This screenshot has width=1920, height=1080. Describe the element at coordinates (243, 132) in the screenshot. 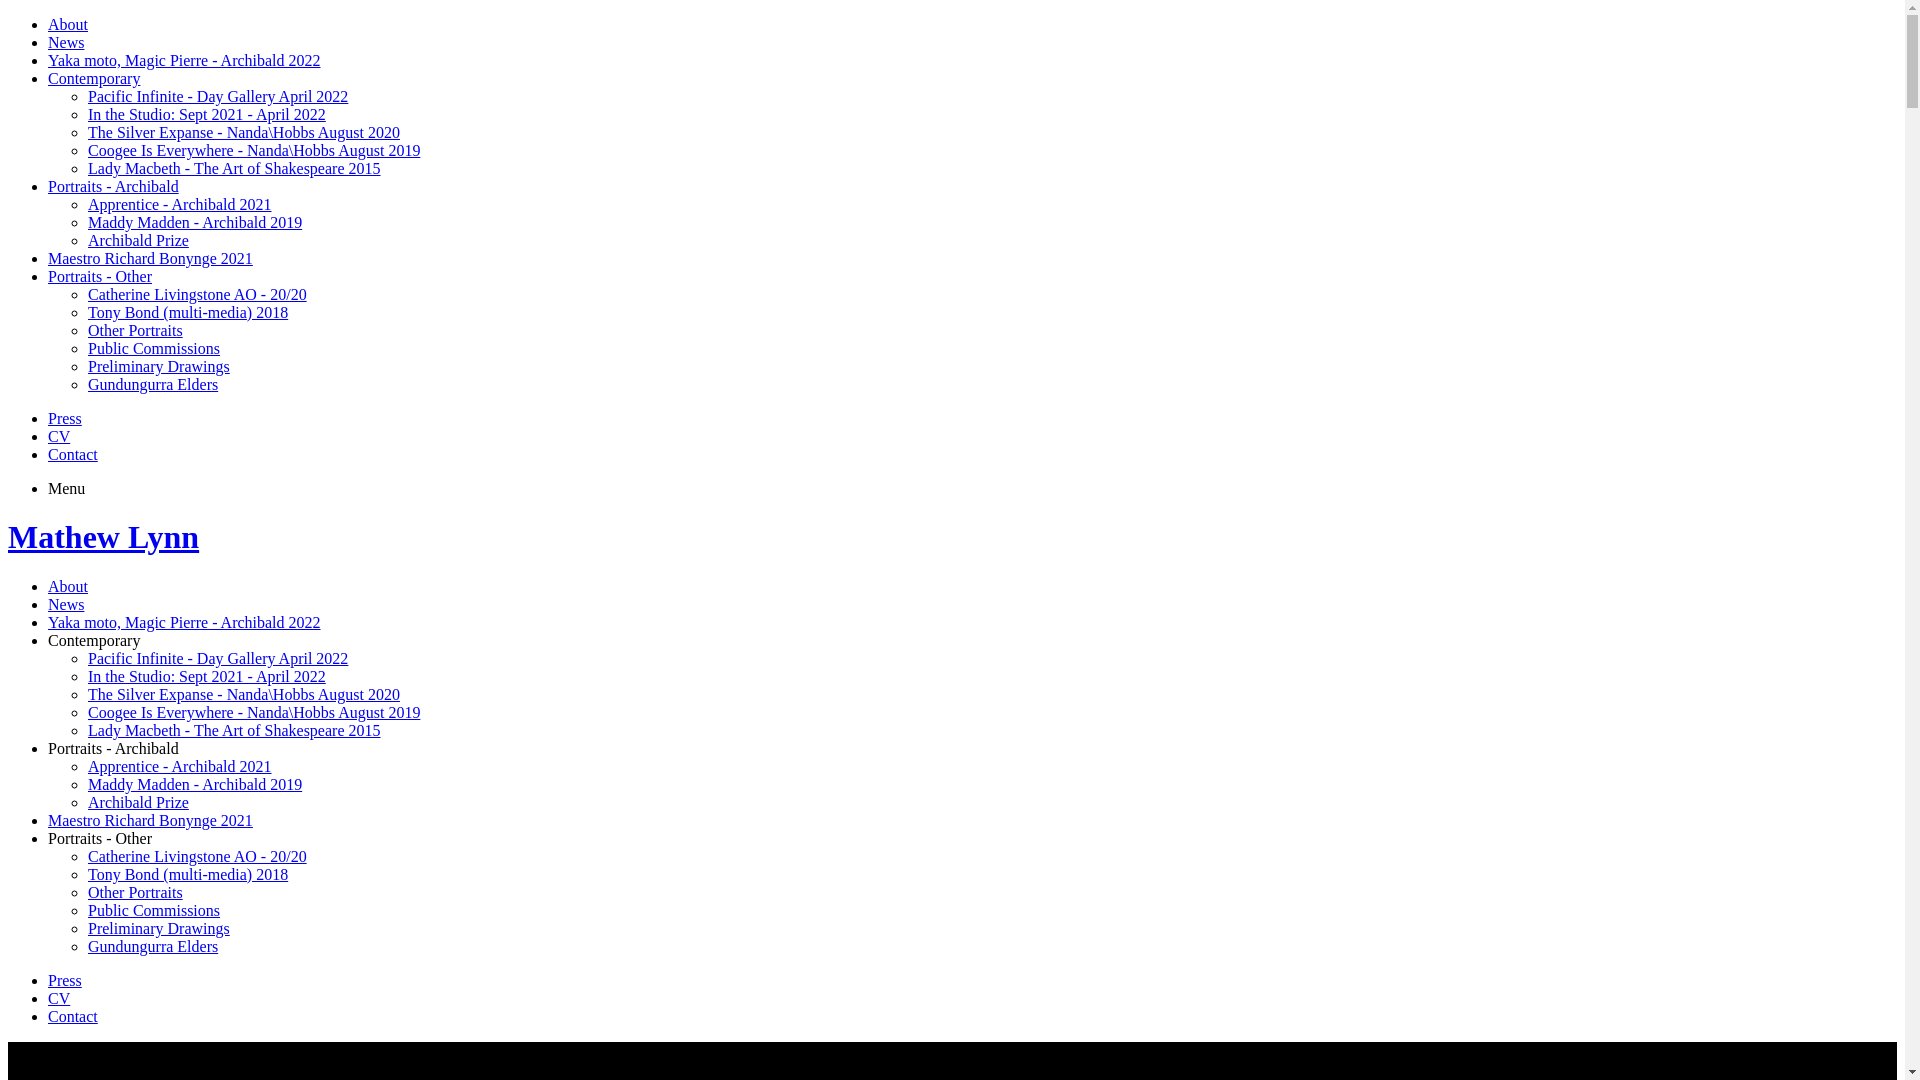

I see `'The Silver Expanse - Nanda\Hobbs August 2020'` at that location.